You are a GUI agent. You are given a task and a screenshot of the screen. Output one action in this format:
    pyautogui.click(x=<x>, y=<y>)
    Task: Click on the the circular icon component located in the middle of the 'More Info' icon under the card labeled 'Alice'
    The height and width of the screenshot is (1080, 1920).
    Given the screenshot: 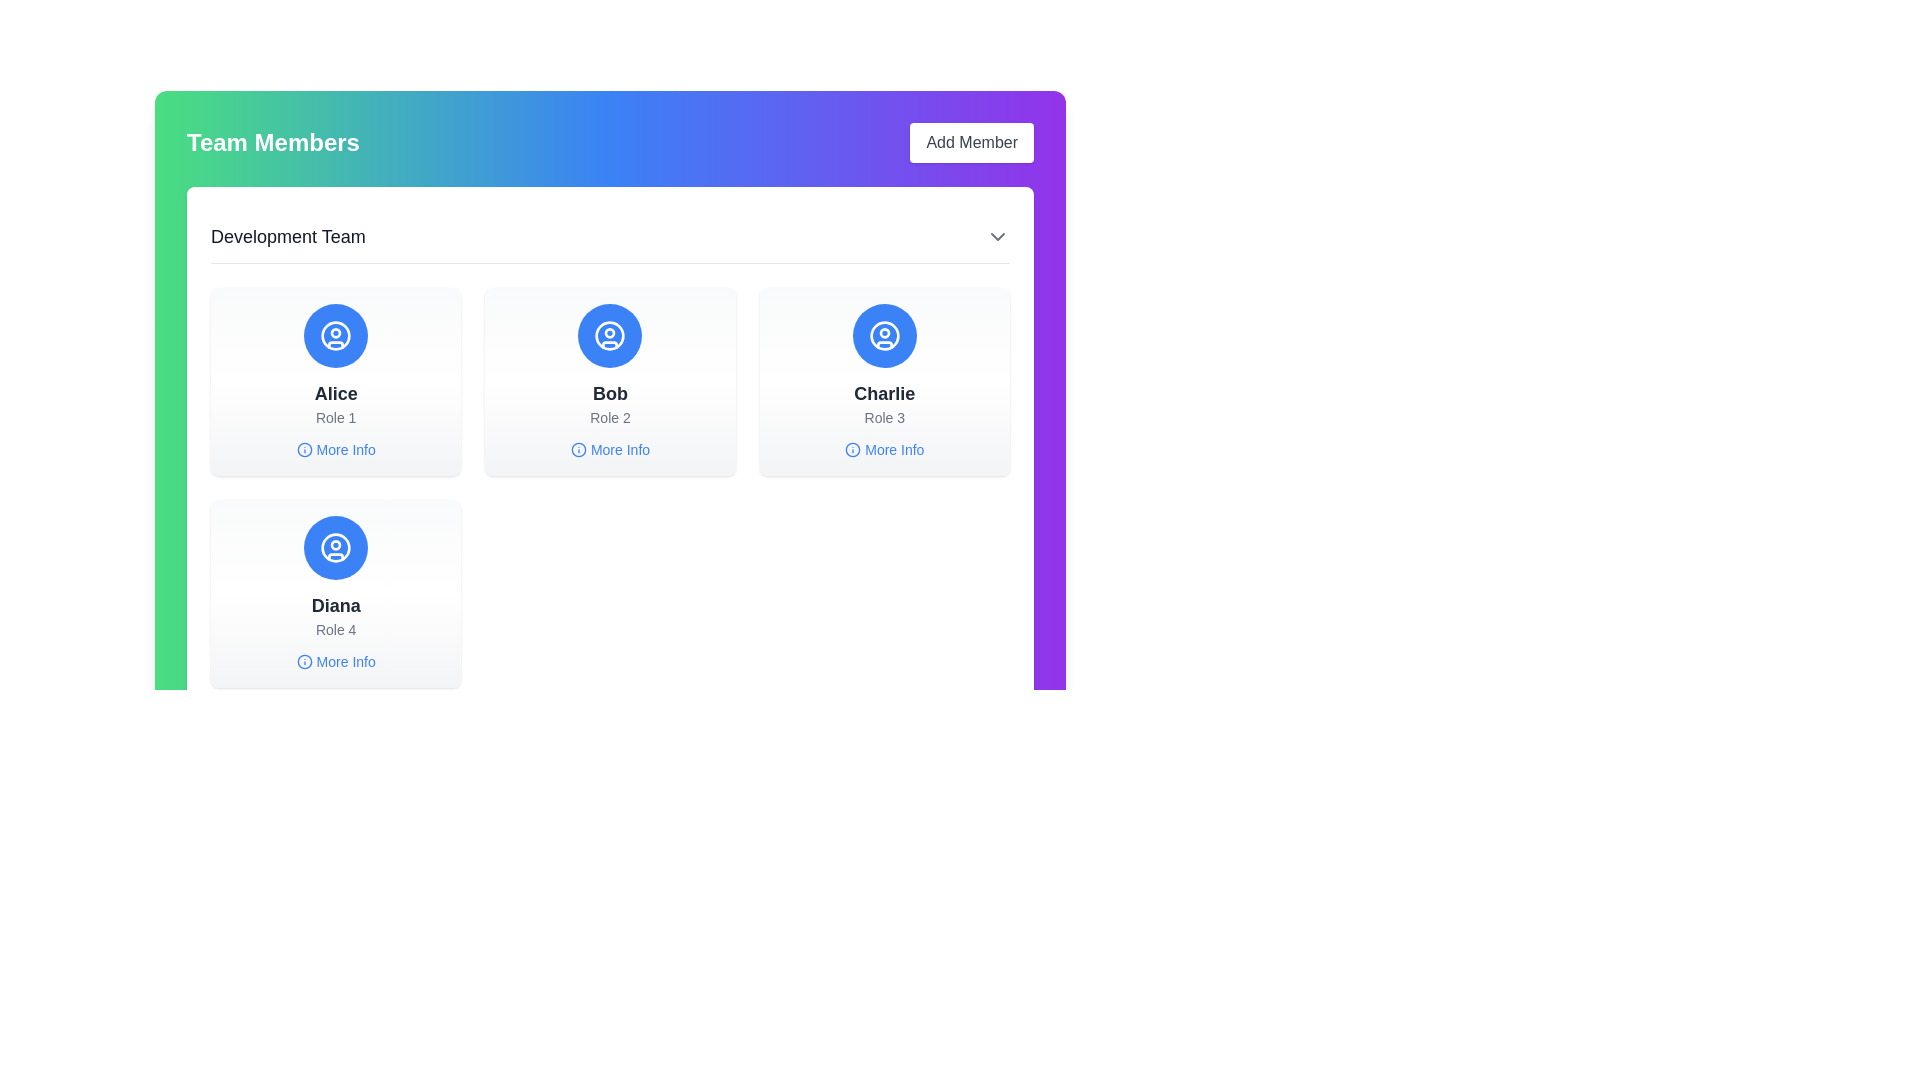 What is the action you would take?
    pyautogui.click(x=303, y=450)
    